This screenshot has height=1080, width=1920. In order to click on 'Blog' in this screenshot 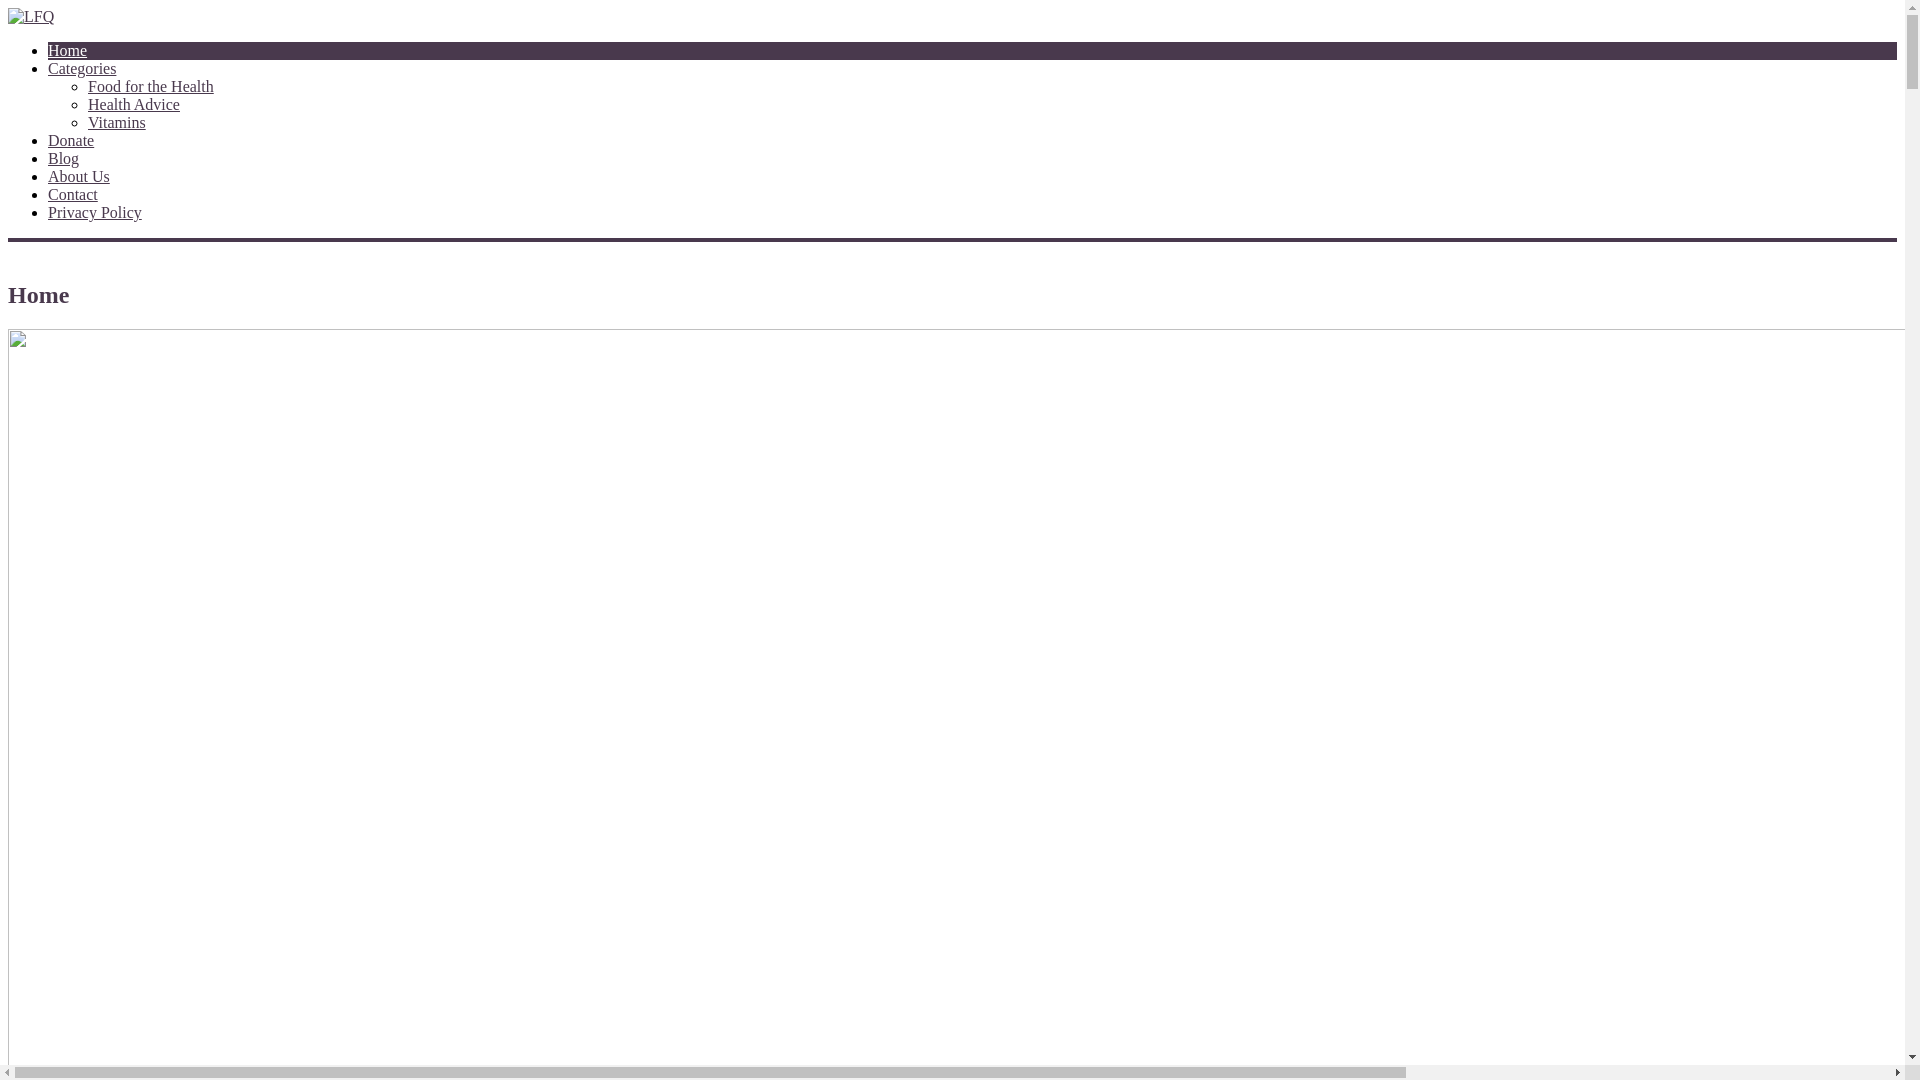, I will do `click(48, 157)`.